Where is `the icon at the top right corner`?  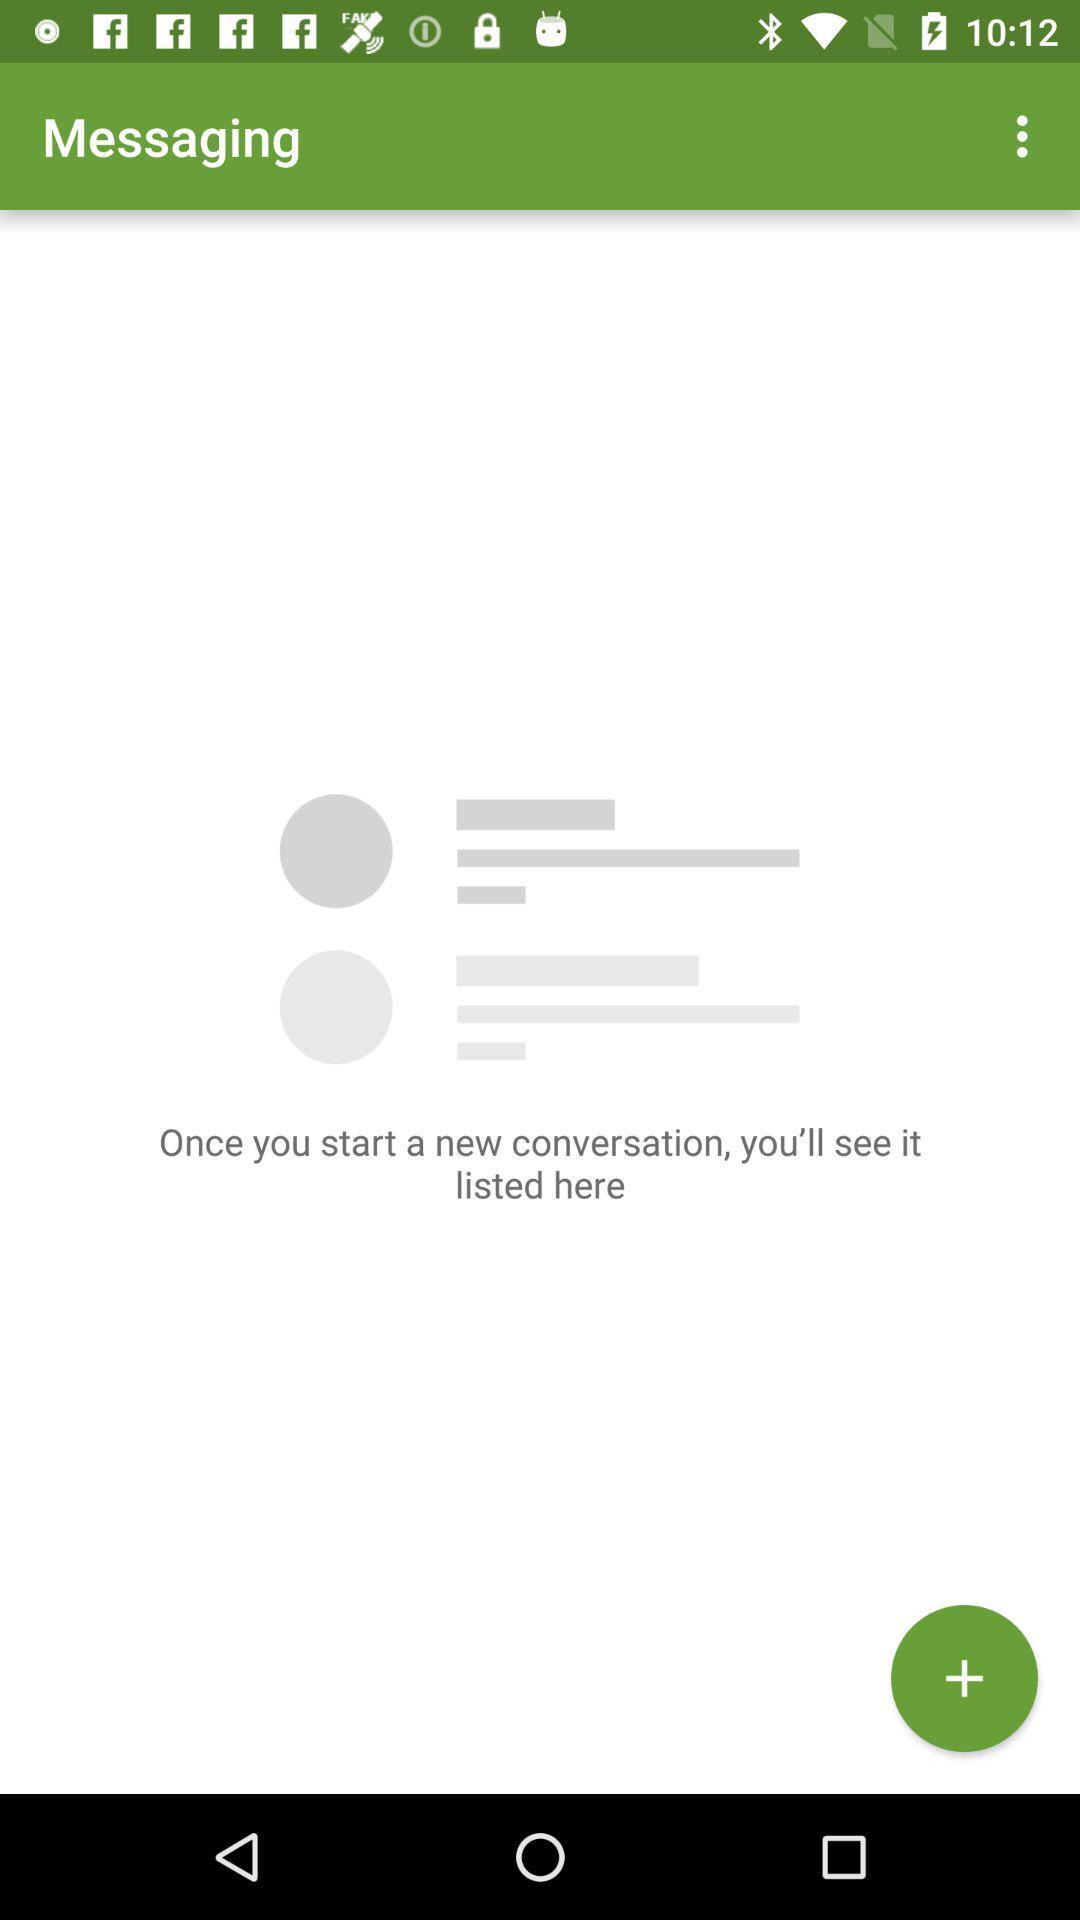 the icon at the top right corner is located at coordinates (1027, 135).